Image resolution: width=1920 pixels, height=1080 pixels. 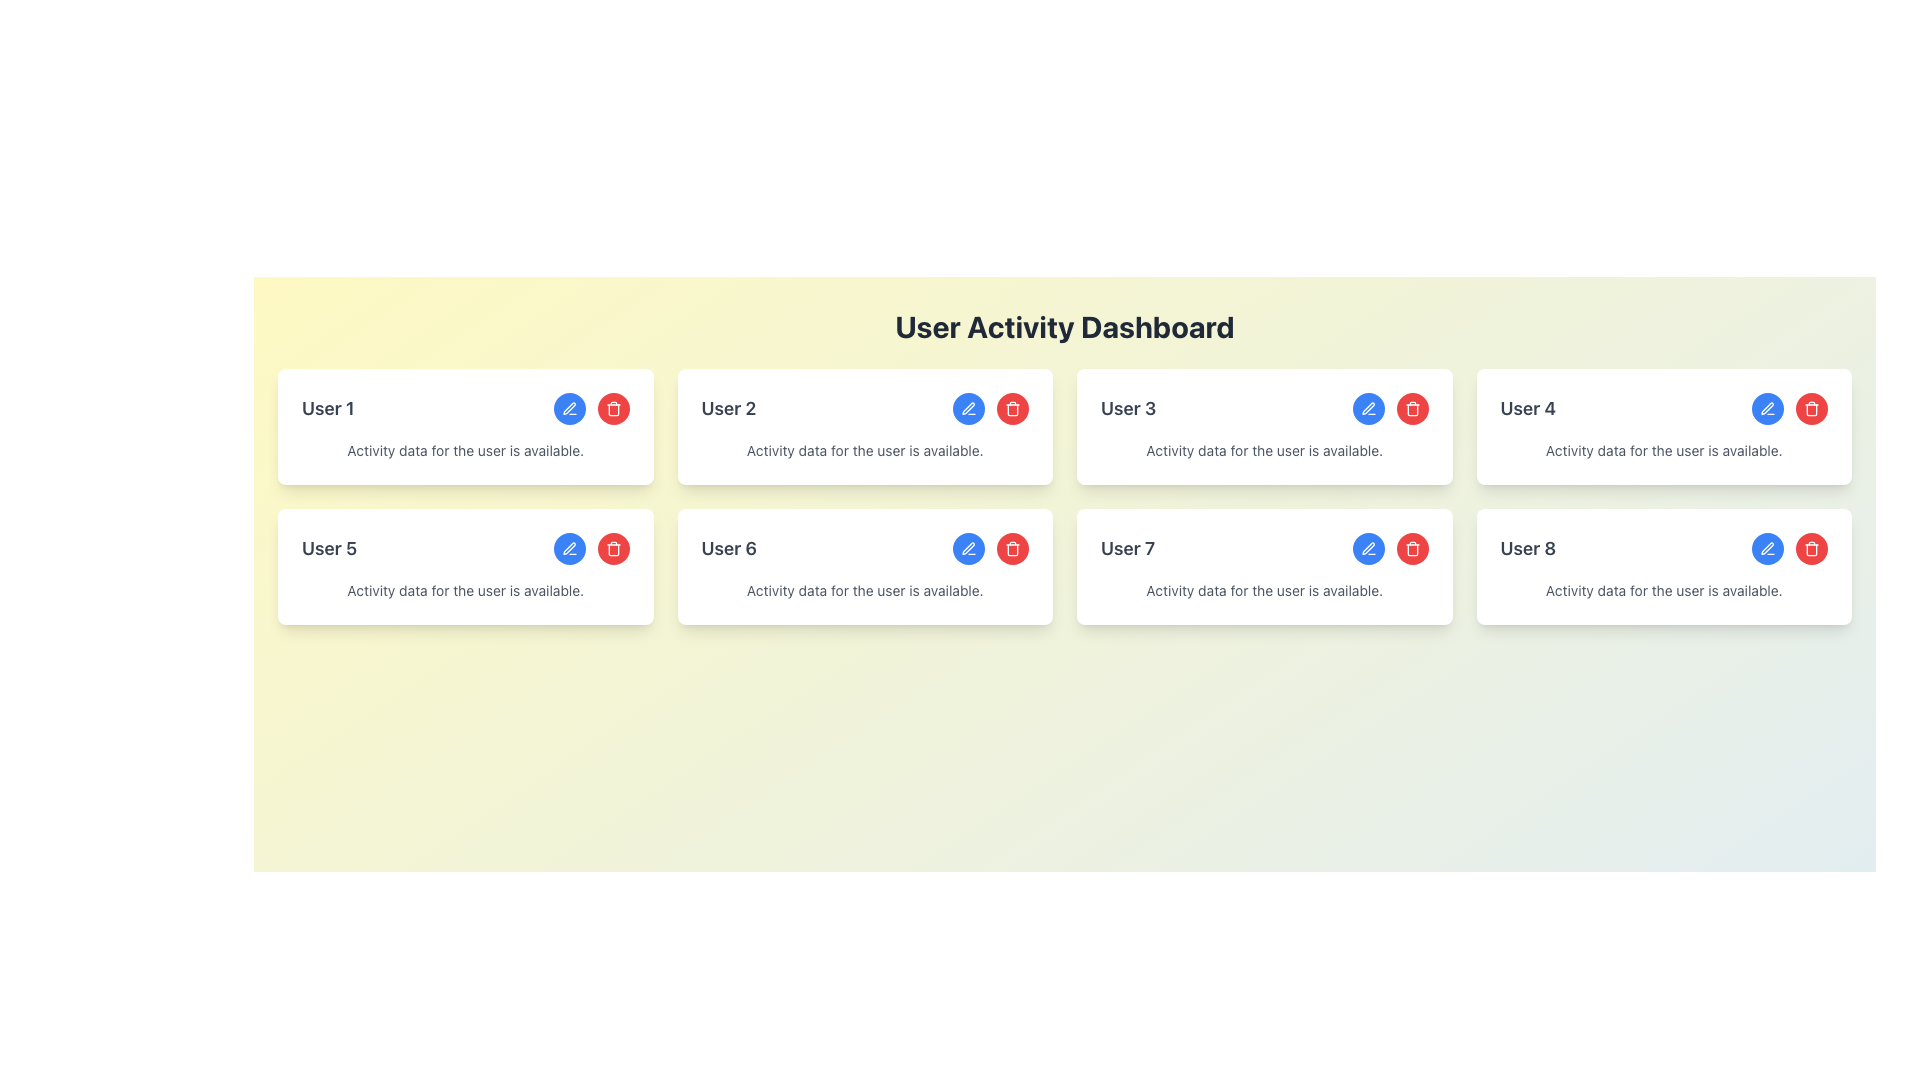 What do you see at coordinates (968, 407) in the screenshot?
I see `the edit button, represented by a small blue pen icon, located inside the 'User 2' card in the second position from the left` at bounding box center [968, 407].